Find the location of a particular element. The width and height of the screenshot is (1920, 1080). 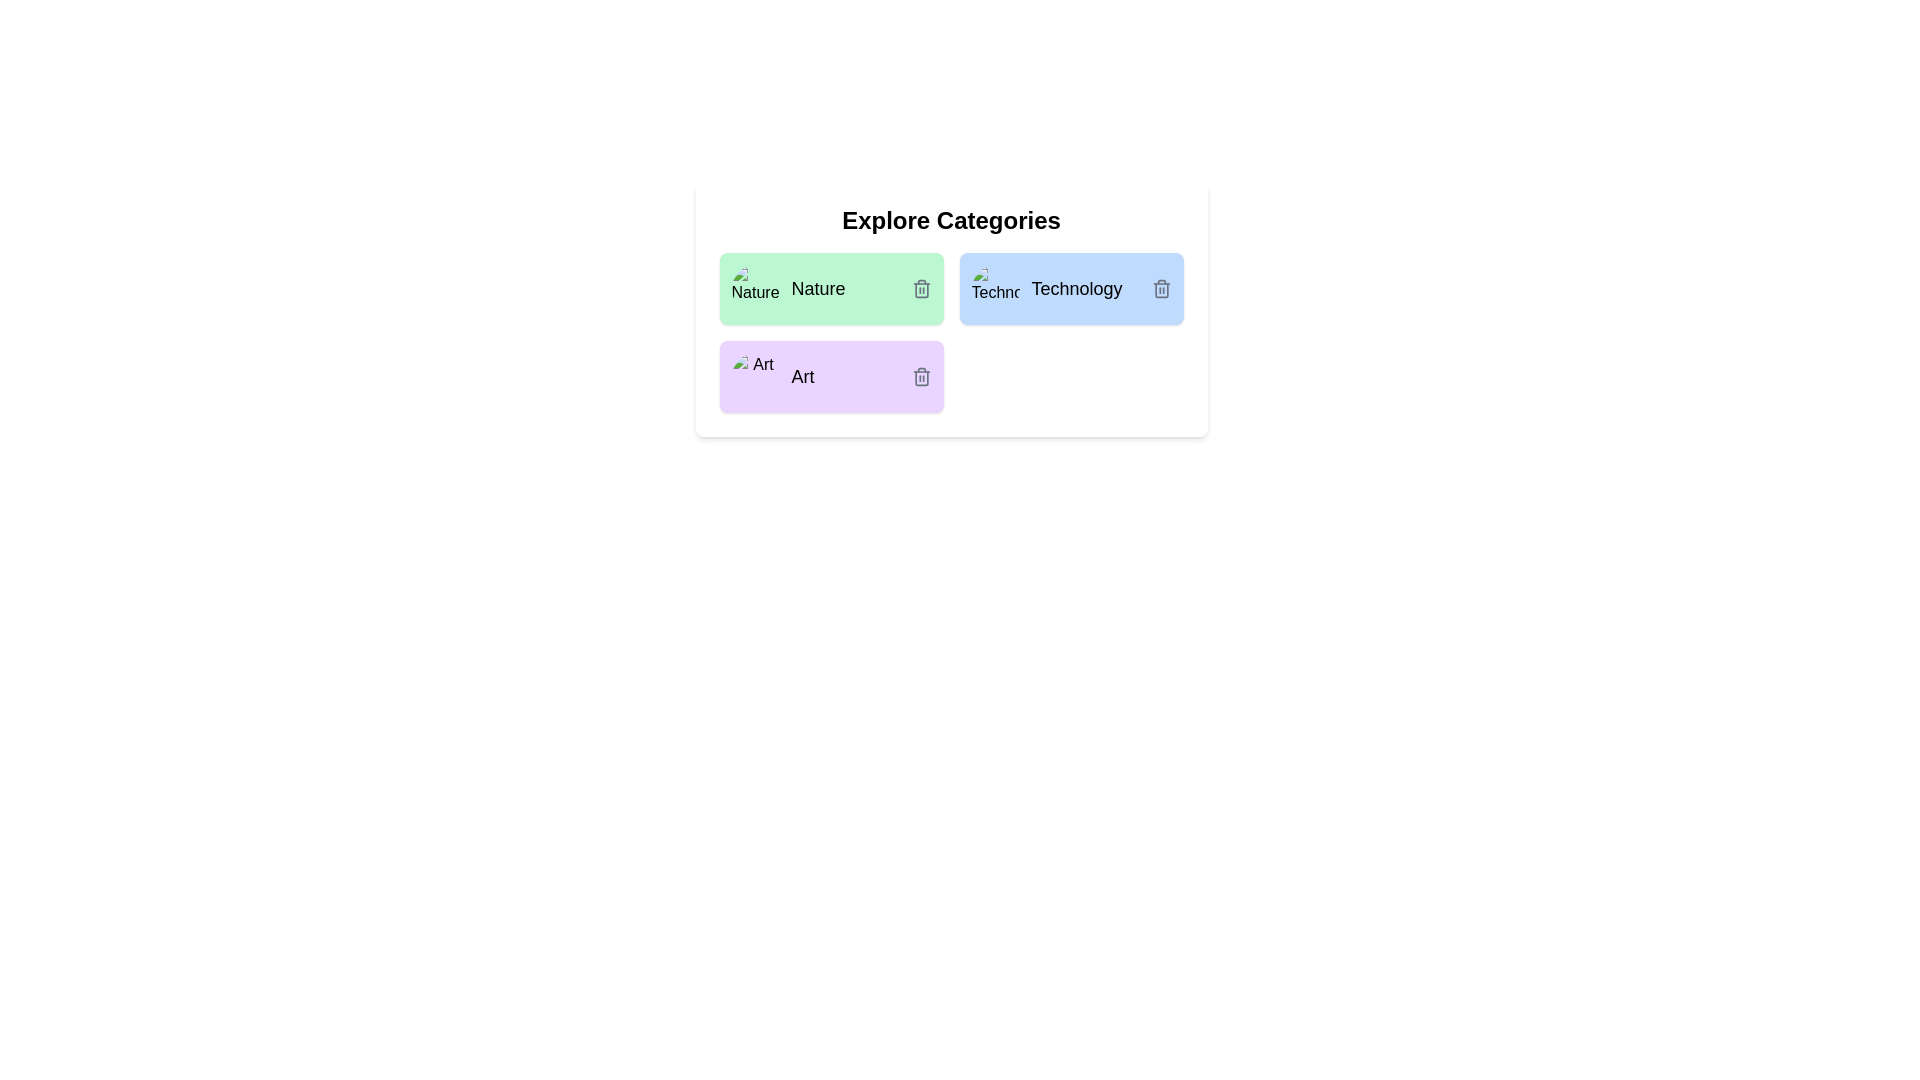

the background container of the component is located at coordinates (950, 454).